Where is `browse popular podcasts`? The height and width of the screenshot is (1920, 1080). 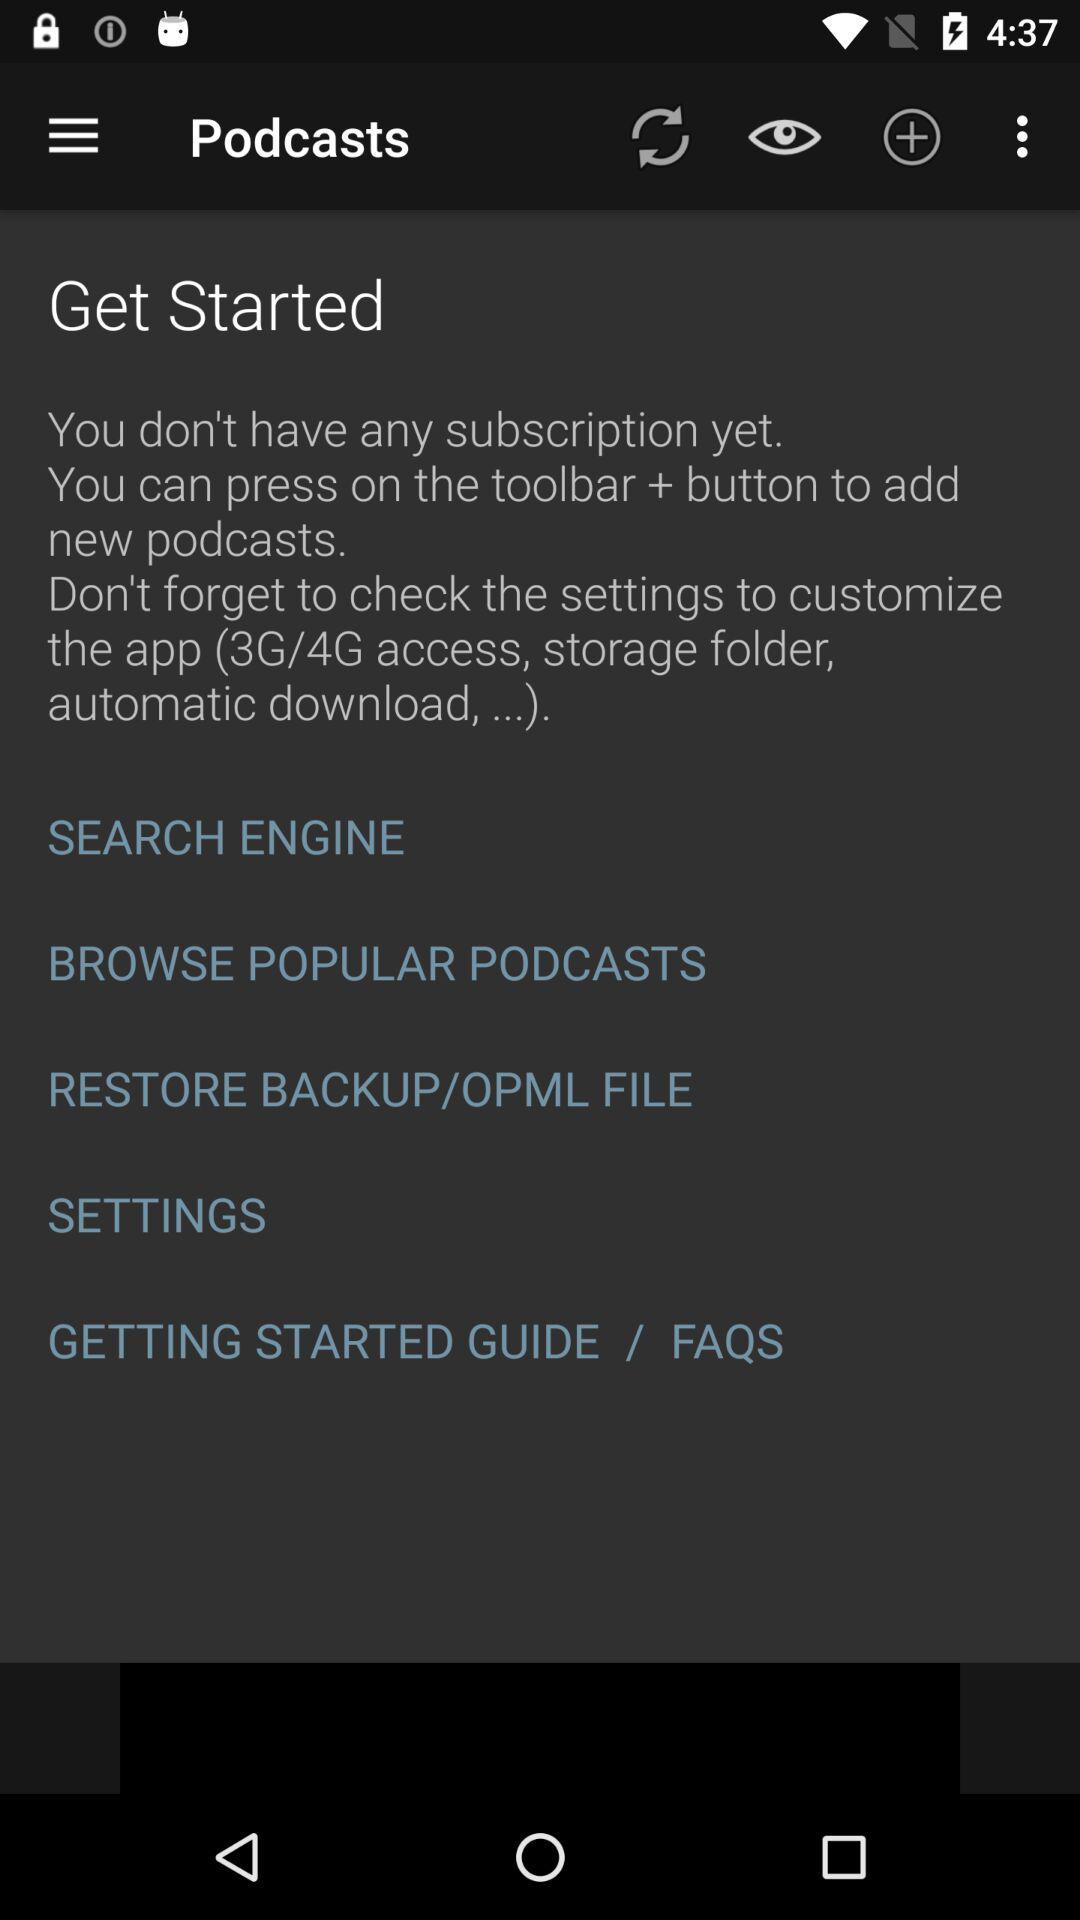
browse popular podcasts is located at coordinates (540, 962).